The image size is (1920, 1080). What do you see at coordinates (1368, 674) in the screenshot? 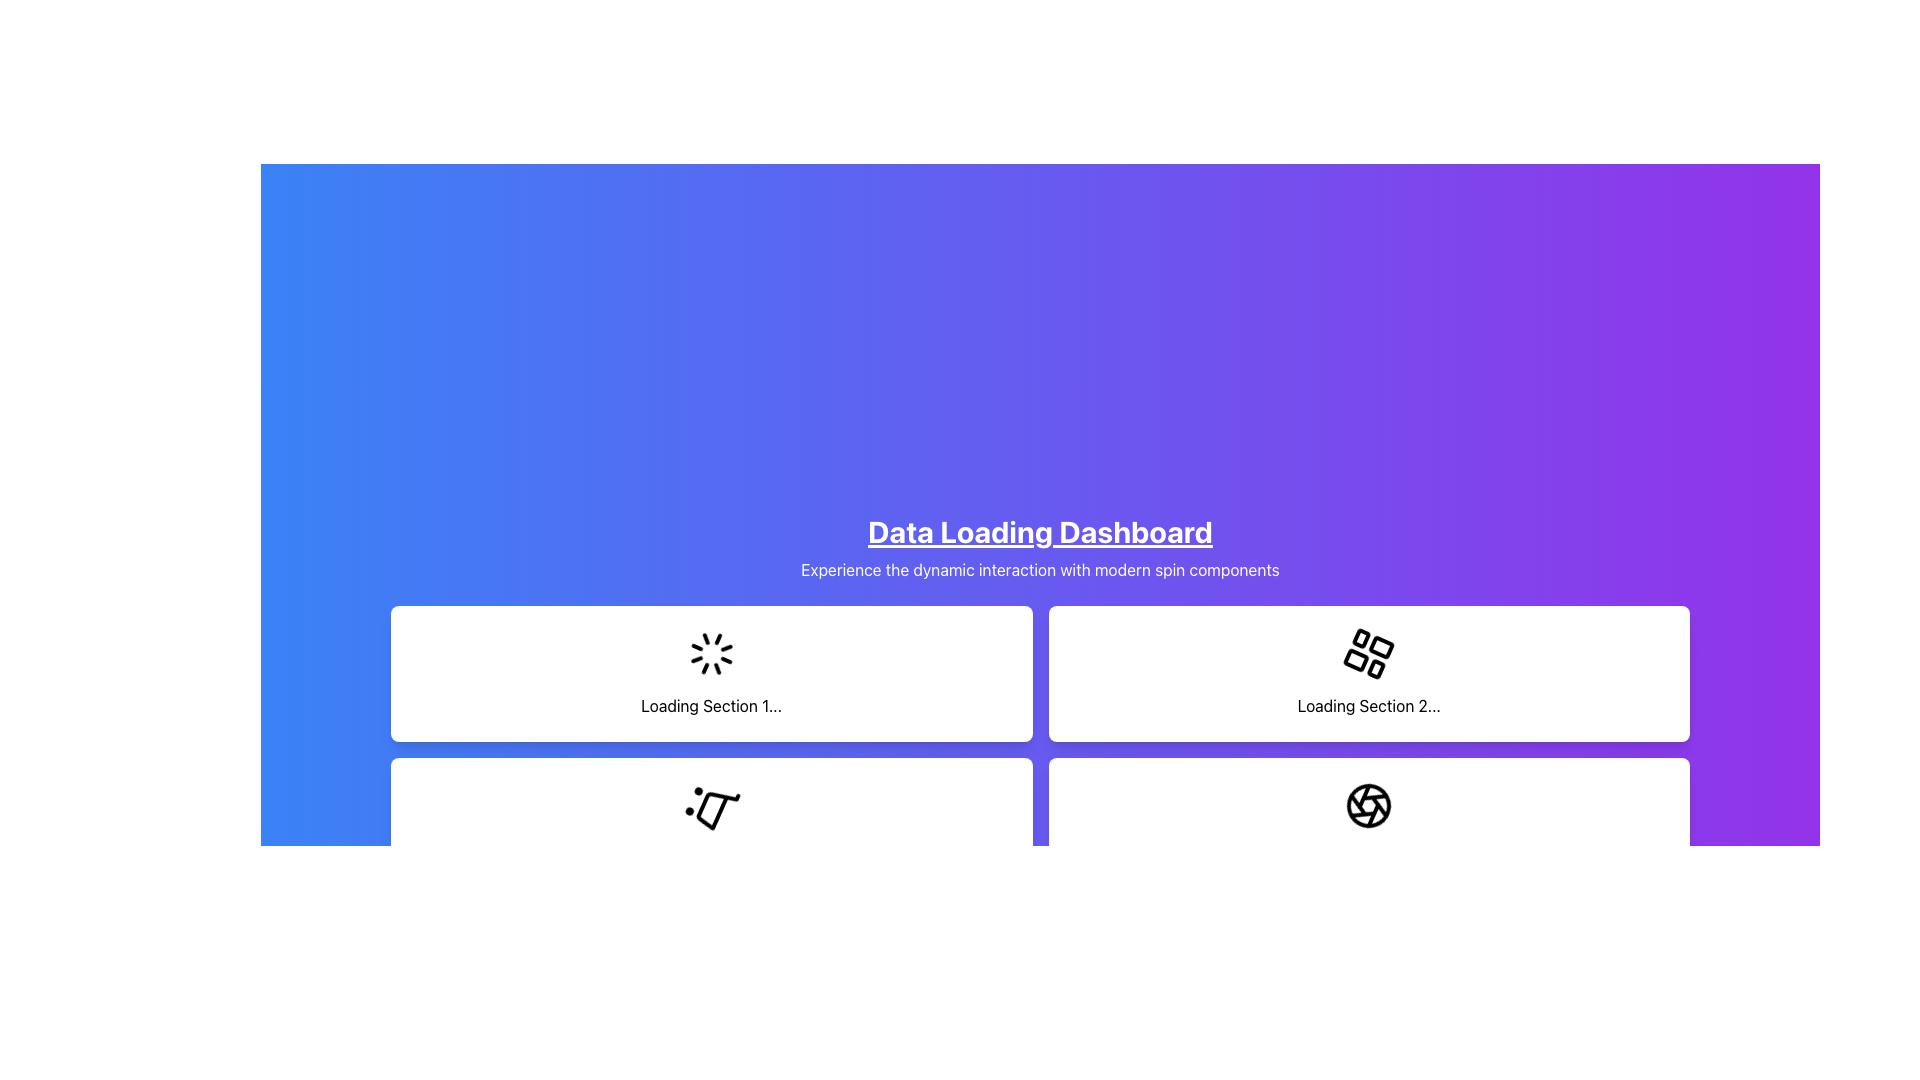
I see `text from the Informative Card displaying 'Loading Section 2...' located in the top-right quadrant of the grid layout` at bounding box center [1368, 674].